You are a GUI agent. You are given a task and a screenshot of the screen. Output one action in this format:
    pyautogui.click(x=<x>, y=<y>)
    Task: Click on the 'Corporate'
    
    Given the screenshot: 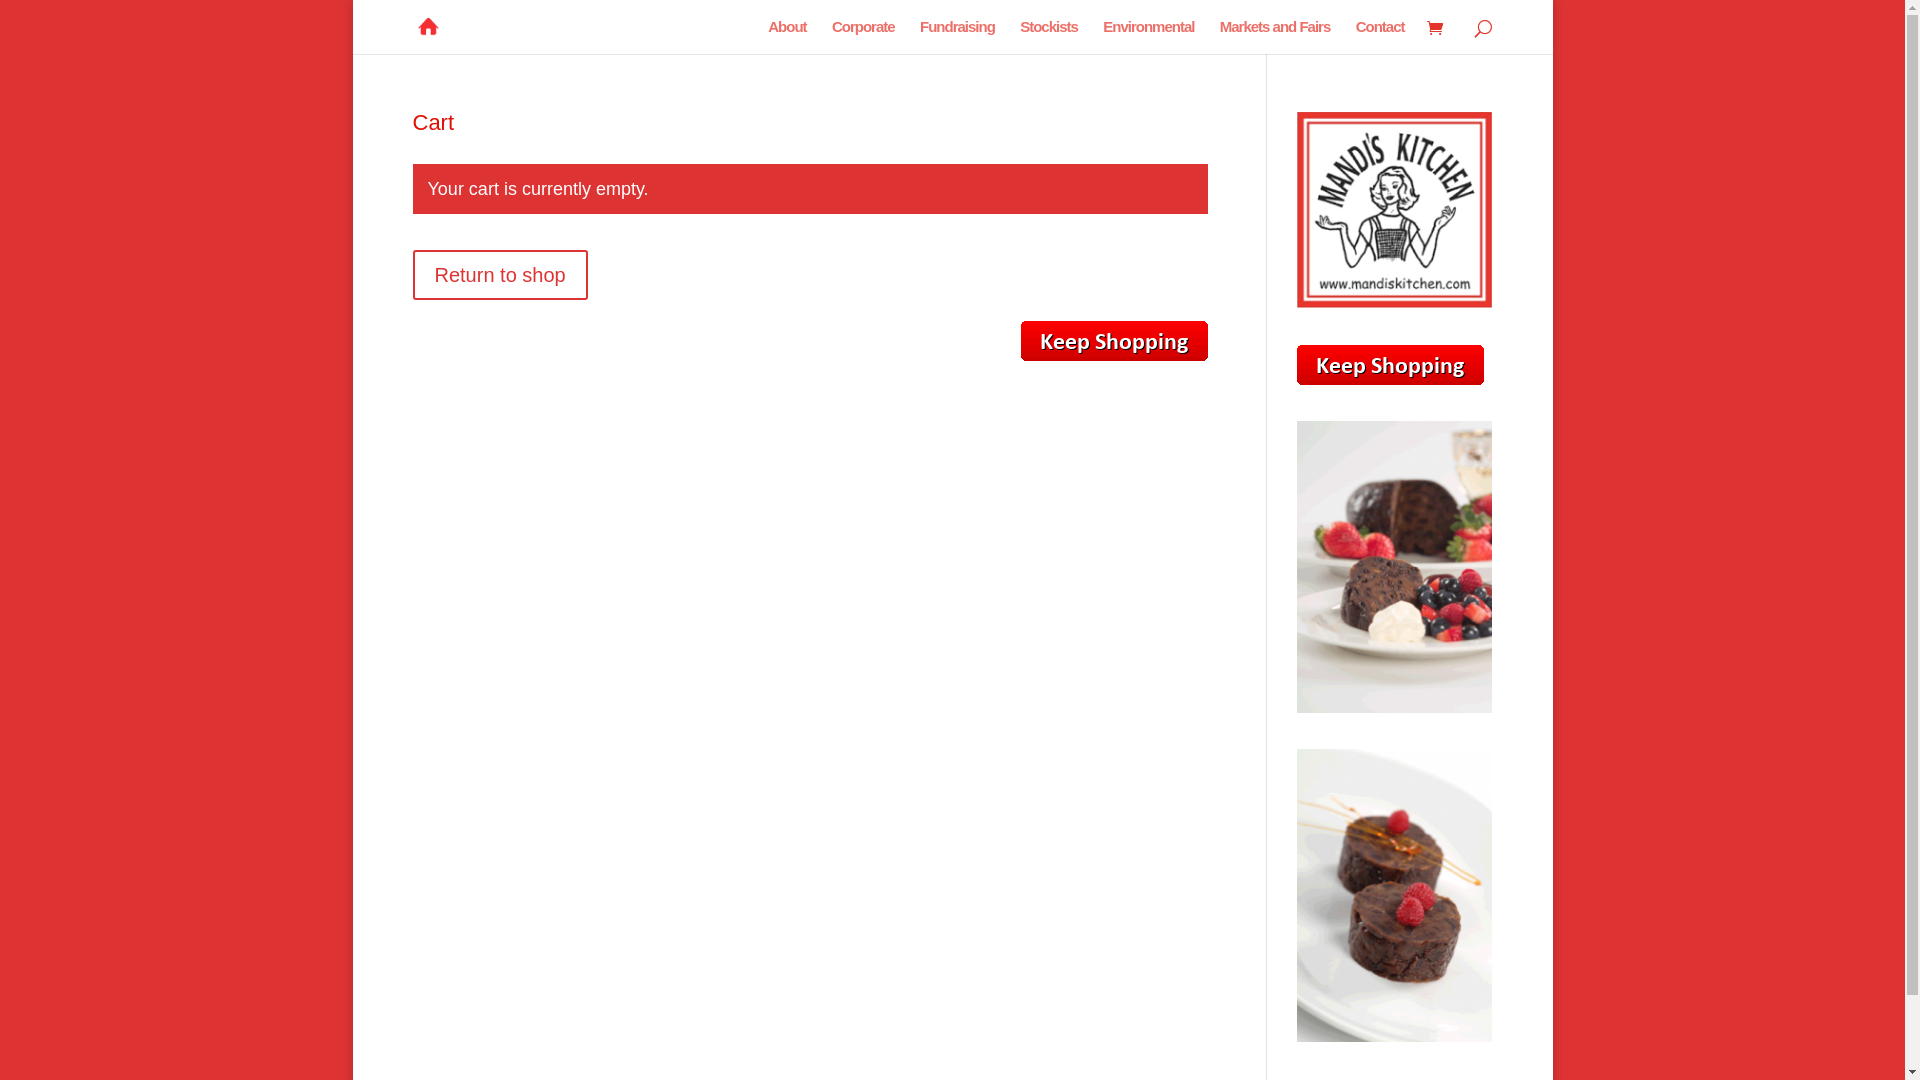 What is the action you would take?
    pyautogui.click(x=863, y=37)
    